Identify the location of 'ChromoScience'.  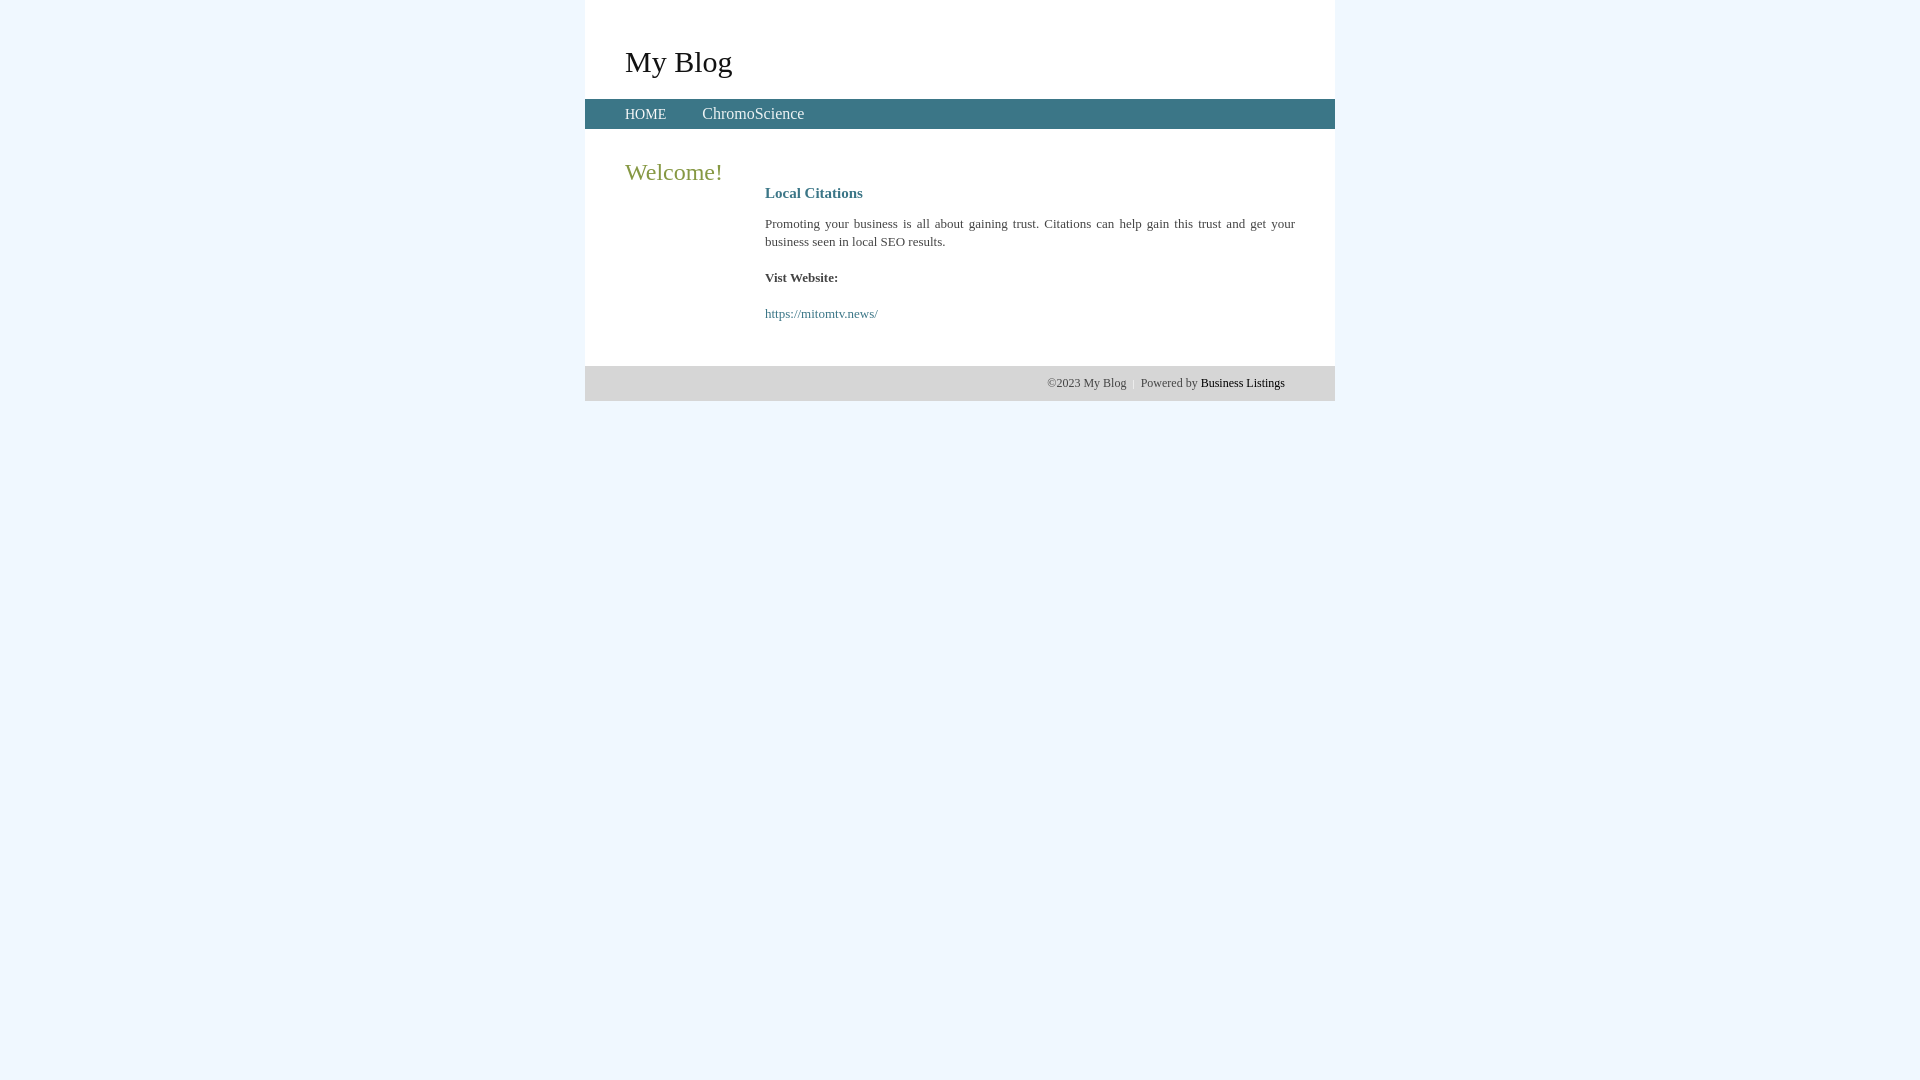
(752, 113).